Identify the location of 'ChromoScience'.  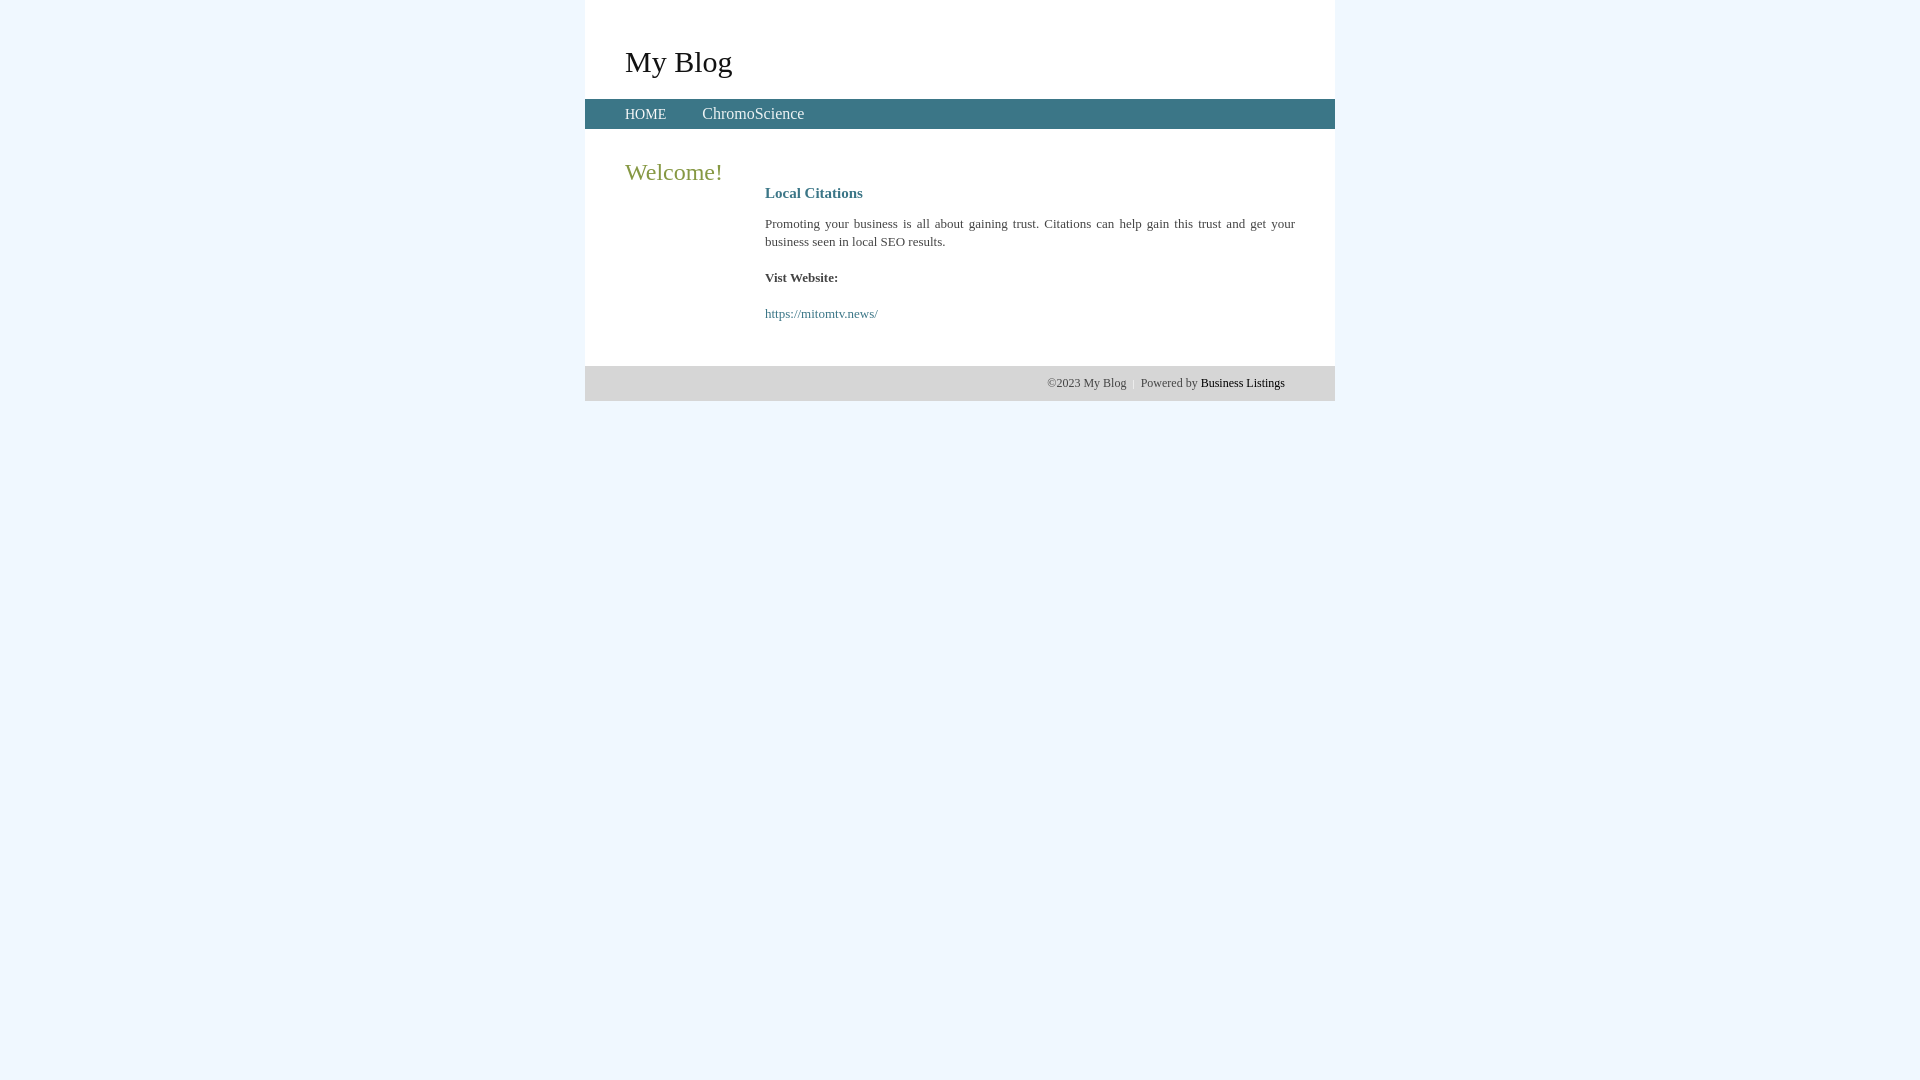
(752, 113).